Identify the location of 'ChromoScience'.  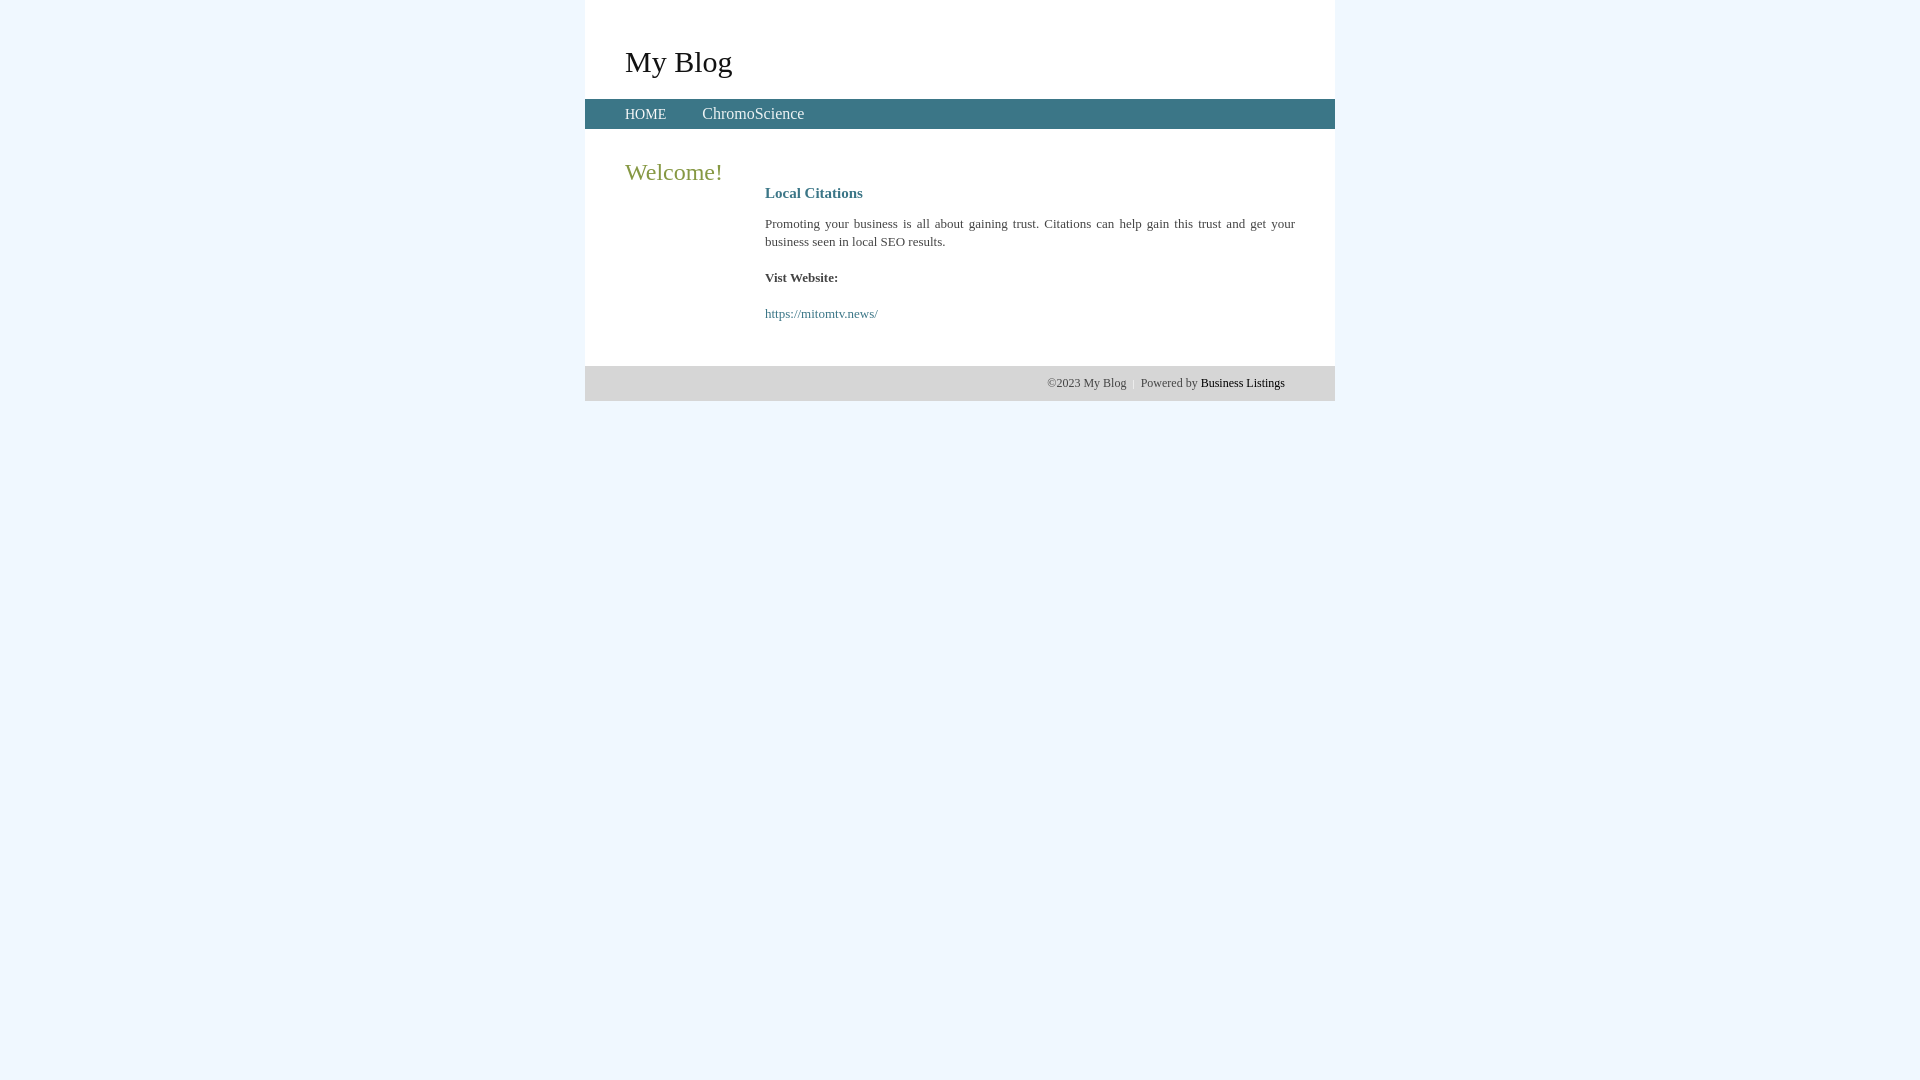
(752, 113).